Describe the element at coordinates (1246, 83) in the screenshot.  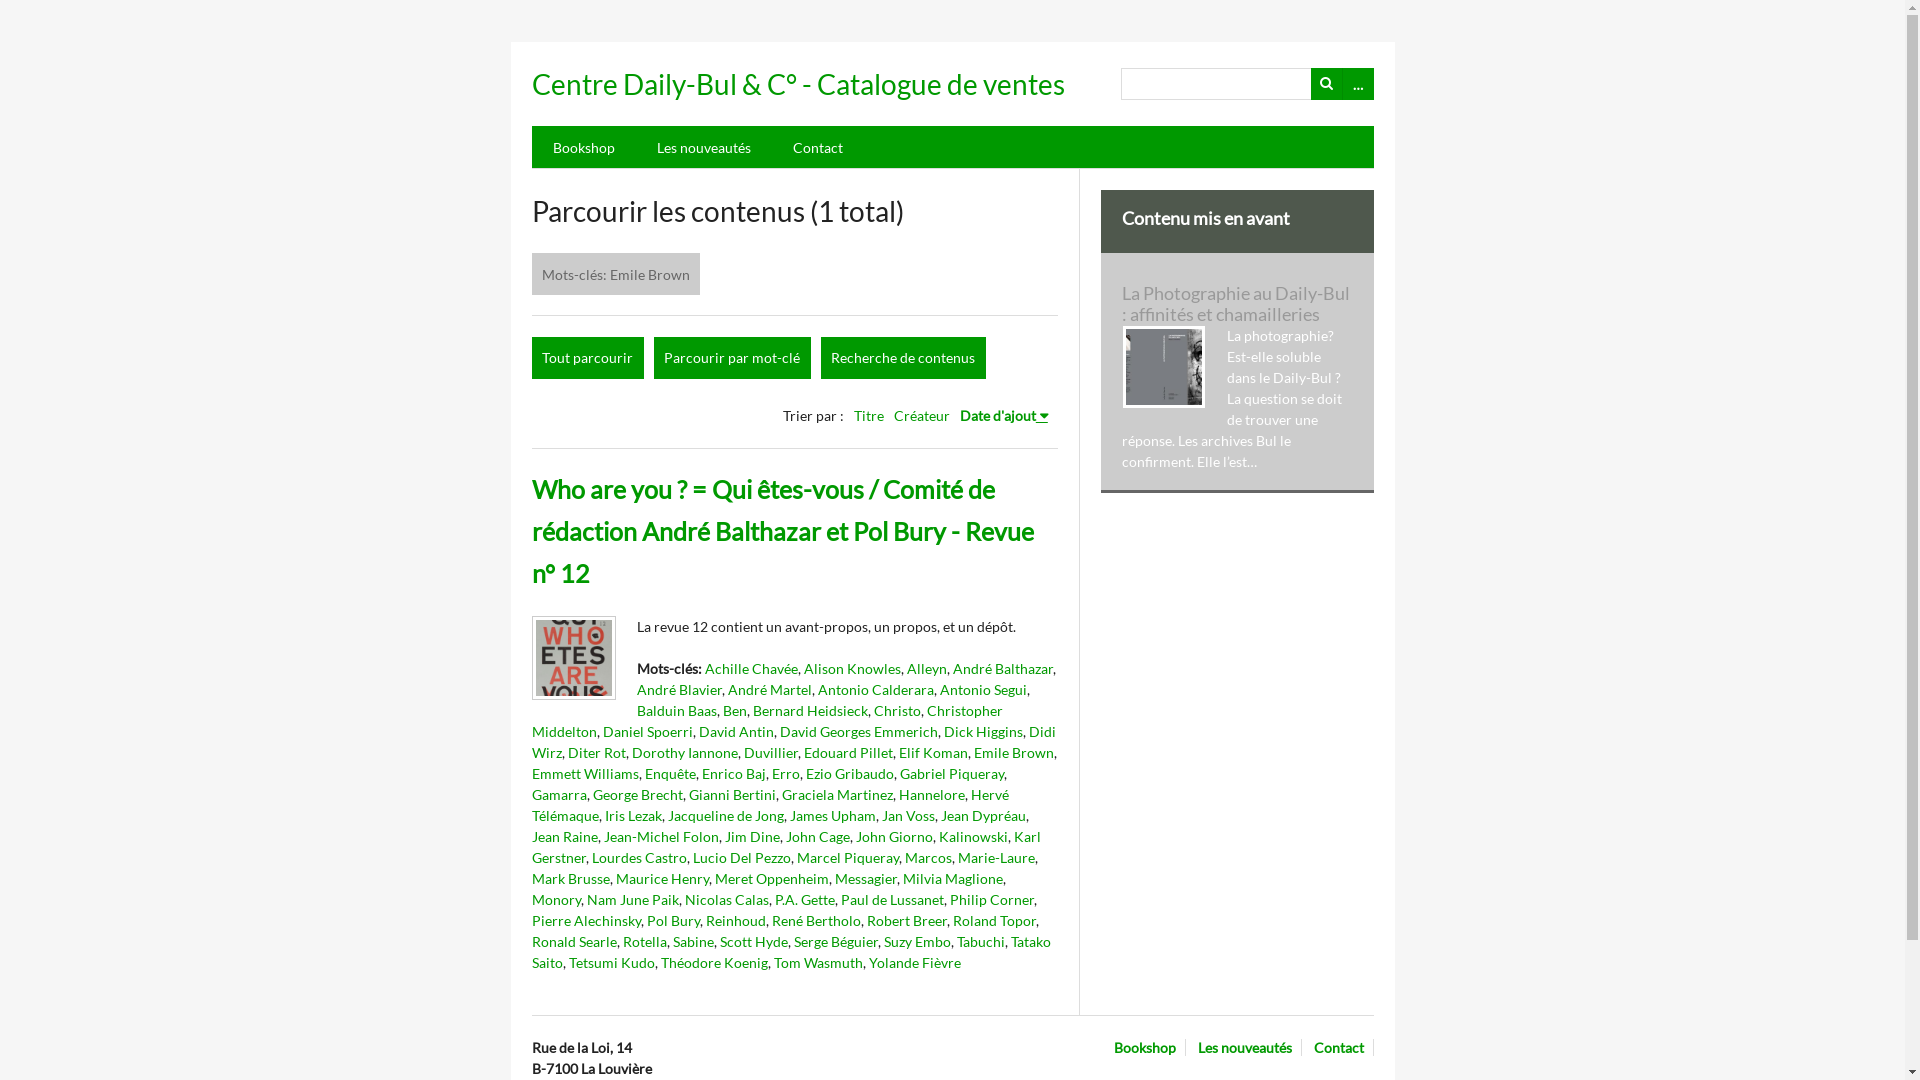
I see `'Recherche'` at that location.